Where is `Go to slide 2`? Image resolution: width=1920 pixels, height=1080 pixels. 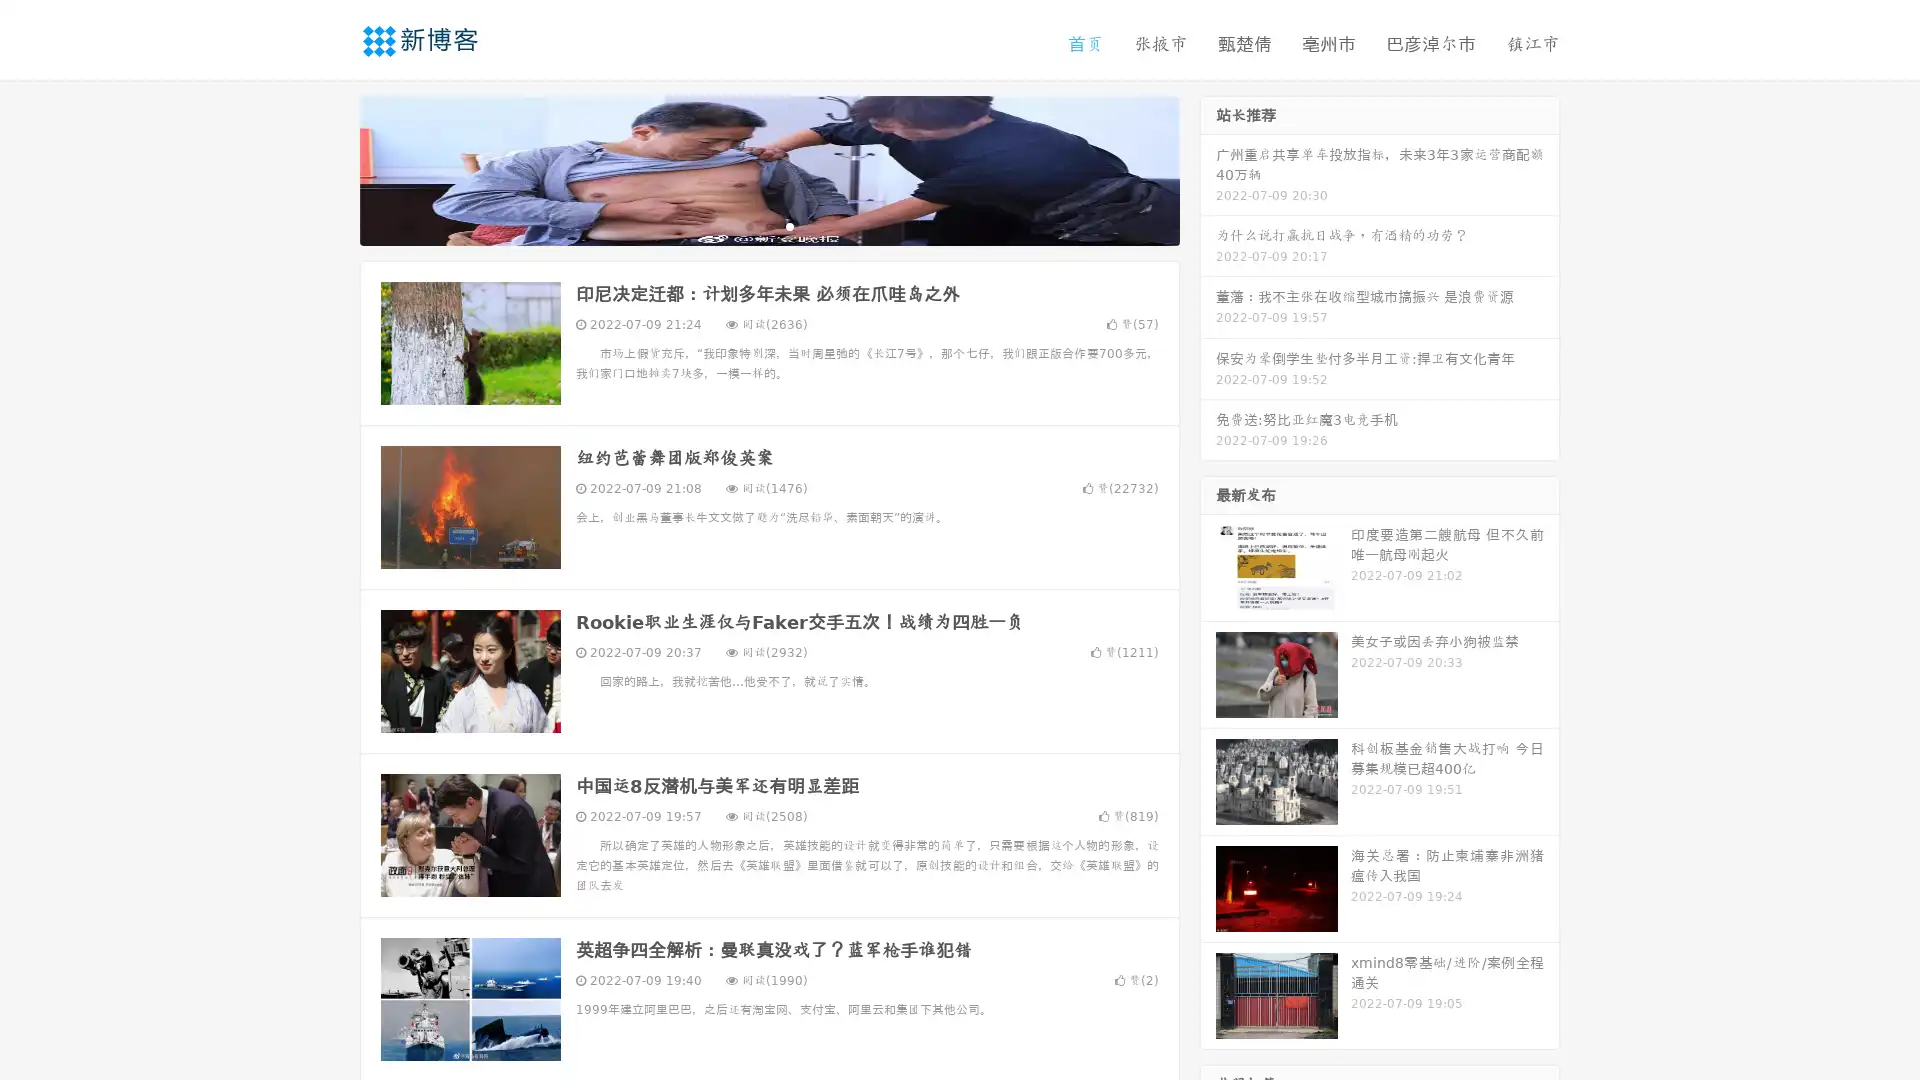 Go to slide 2 is located at coordinates (768, 225).